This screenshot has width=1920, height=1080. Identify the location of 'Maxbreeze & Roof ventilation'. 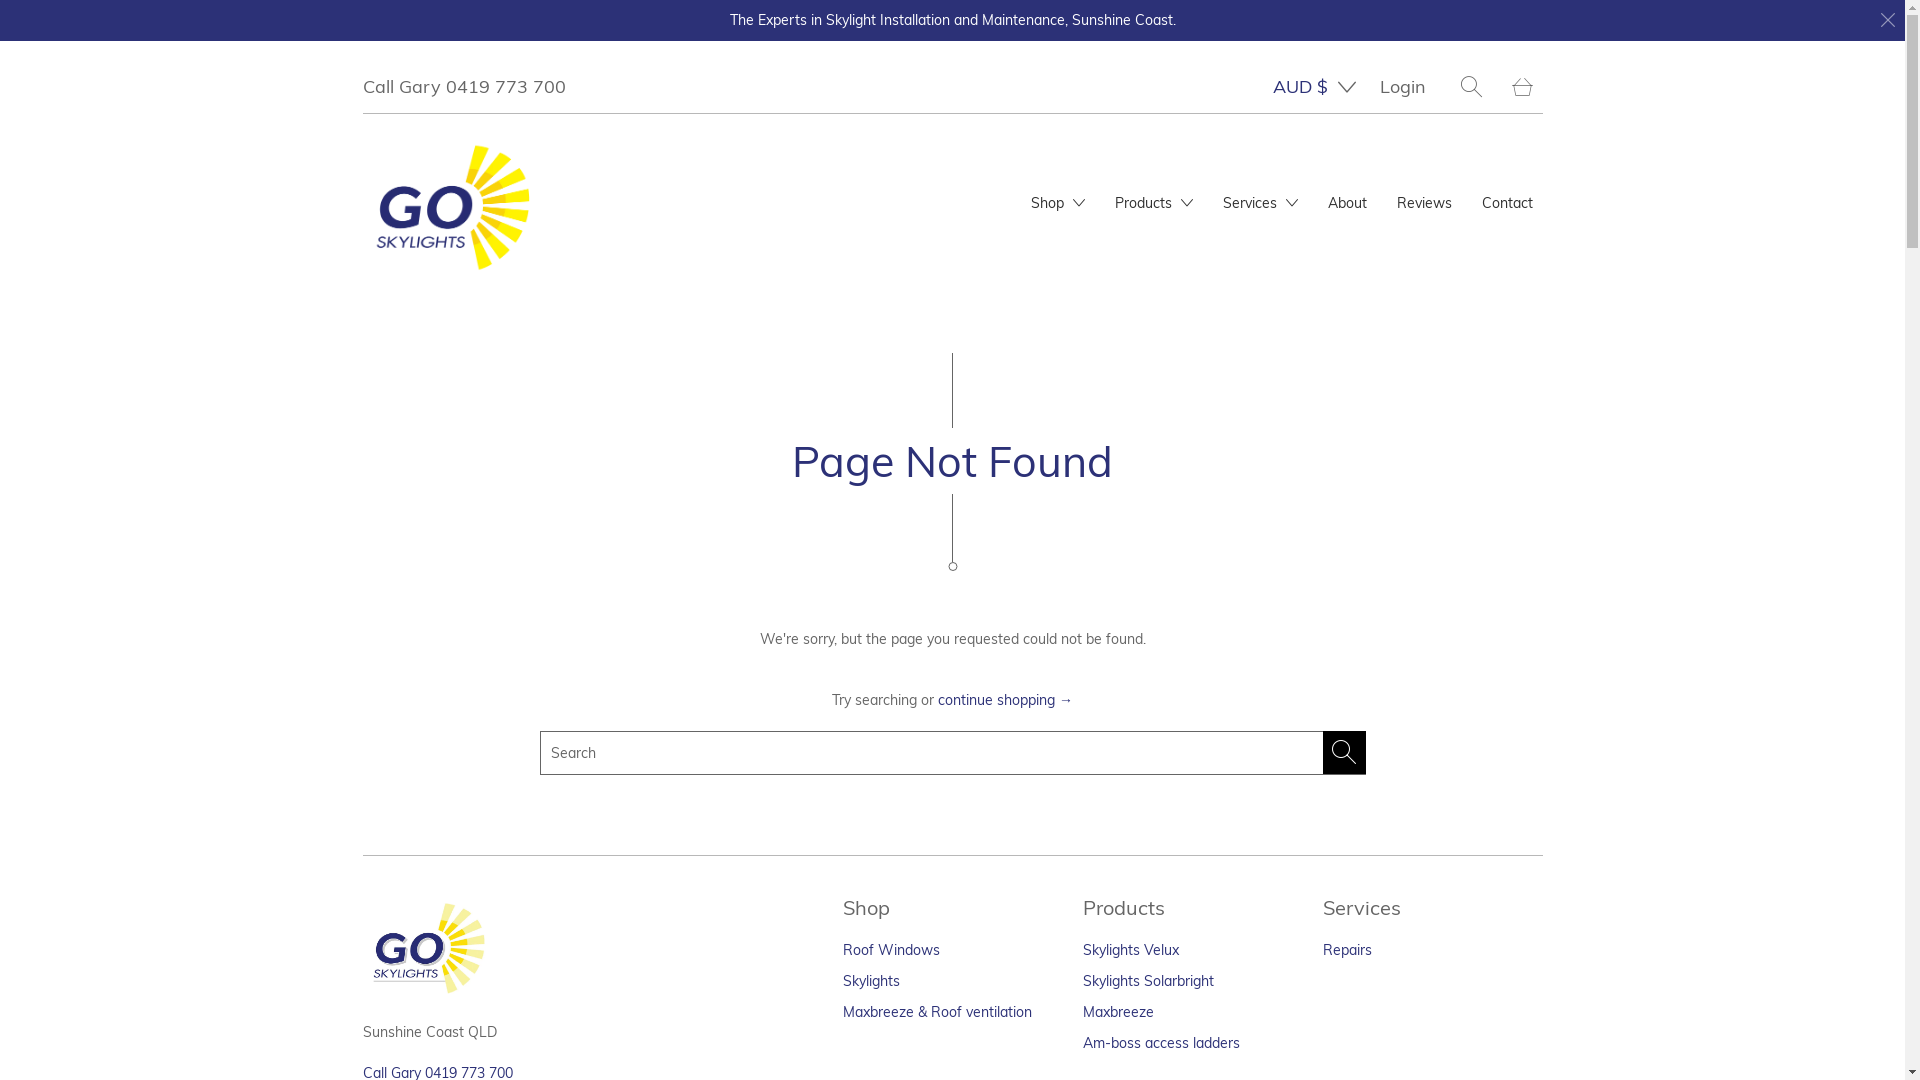
(841, 1011).